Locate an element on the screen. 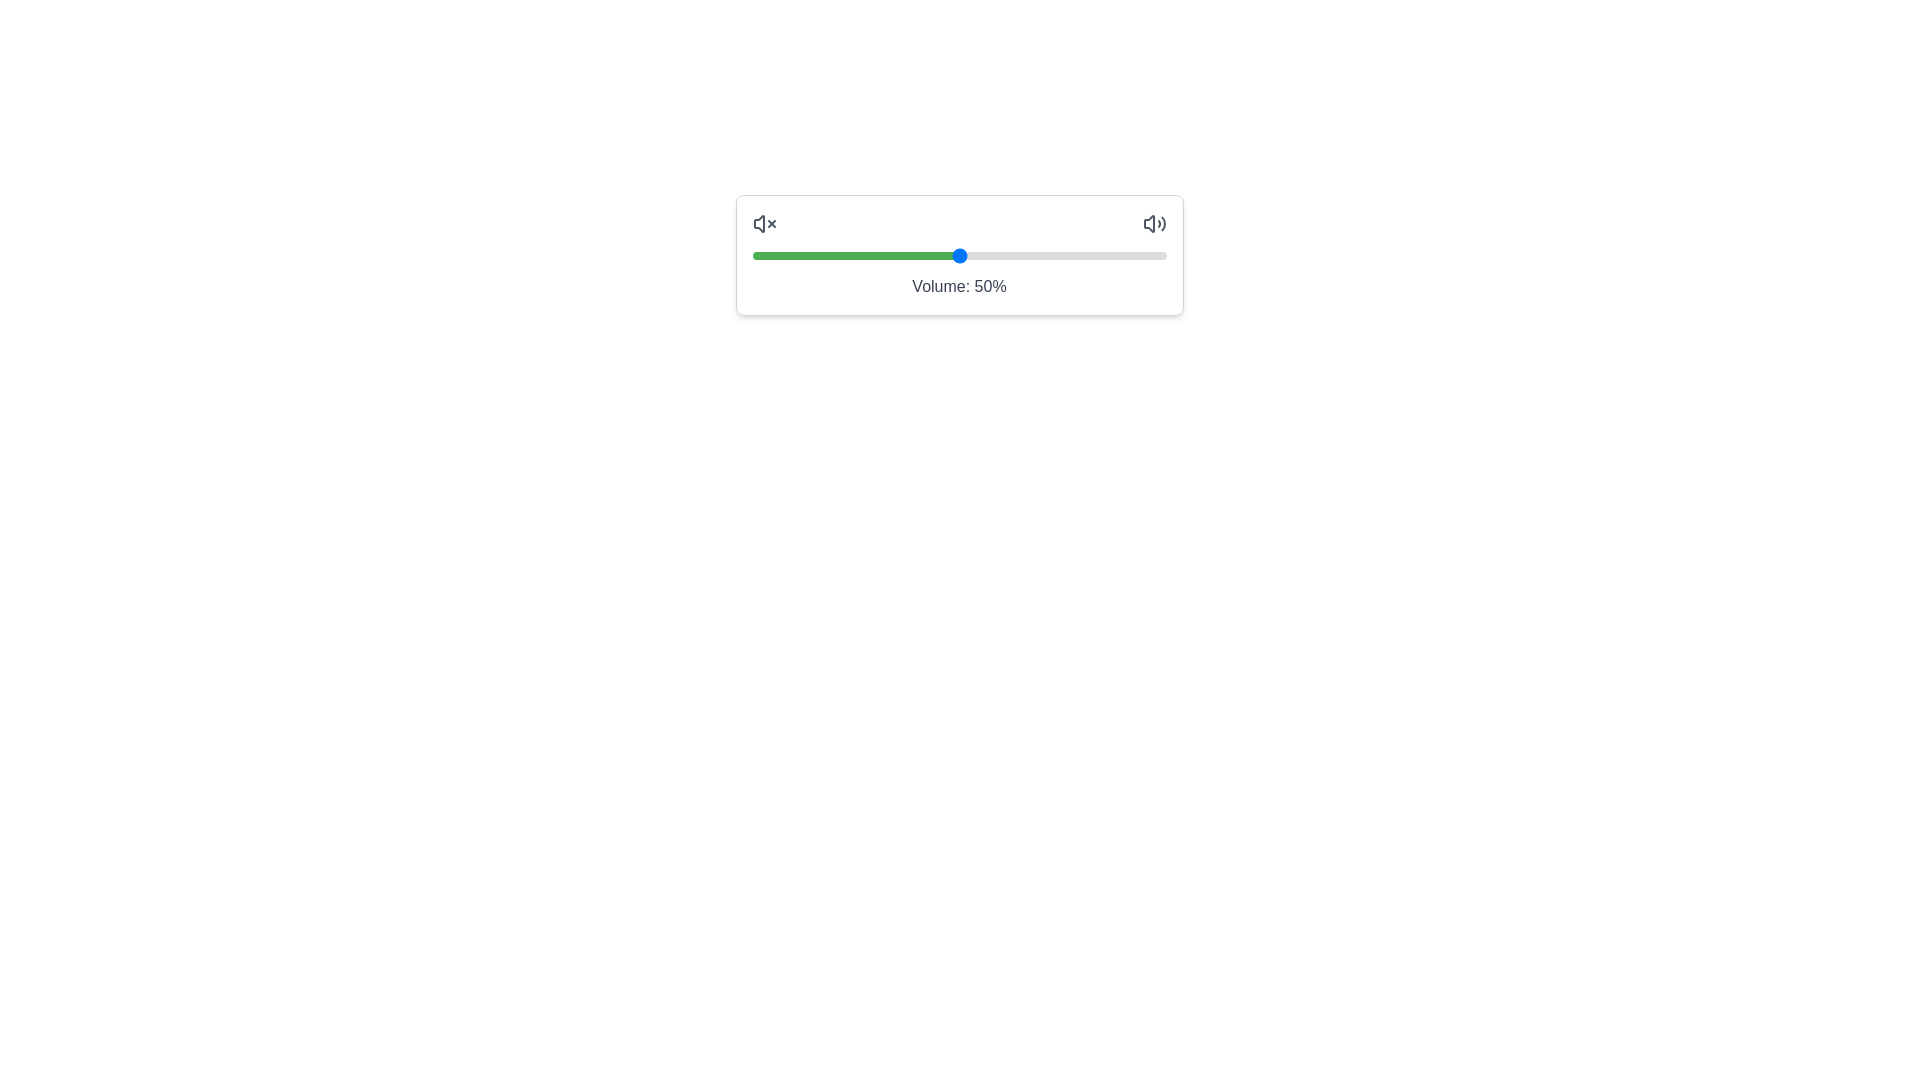 Image resolution: width=1920 pixels, height=1080 pixels. the triangular portion of the speaker icon located in the top-right corner of the volume control interface, which represents sound and is part of a minimalistic speaker graphic is located at coordinates (1148, 223).